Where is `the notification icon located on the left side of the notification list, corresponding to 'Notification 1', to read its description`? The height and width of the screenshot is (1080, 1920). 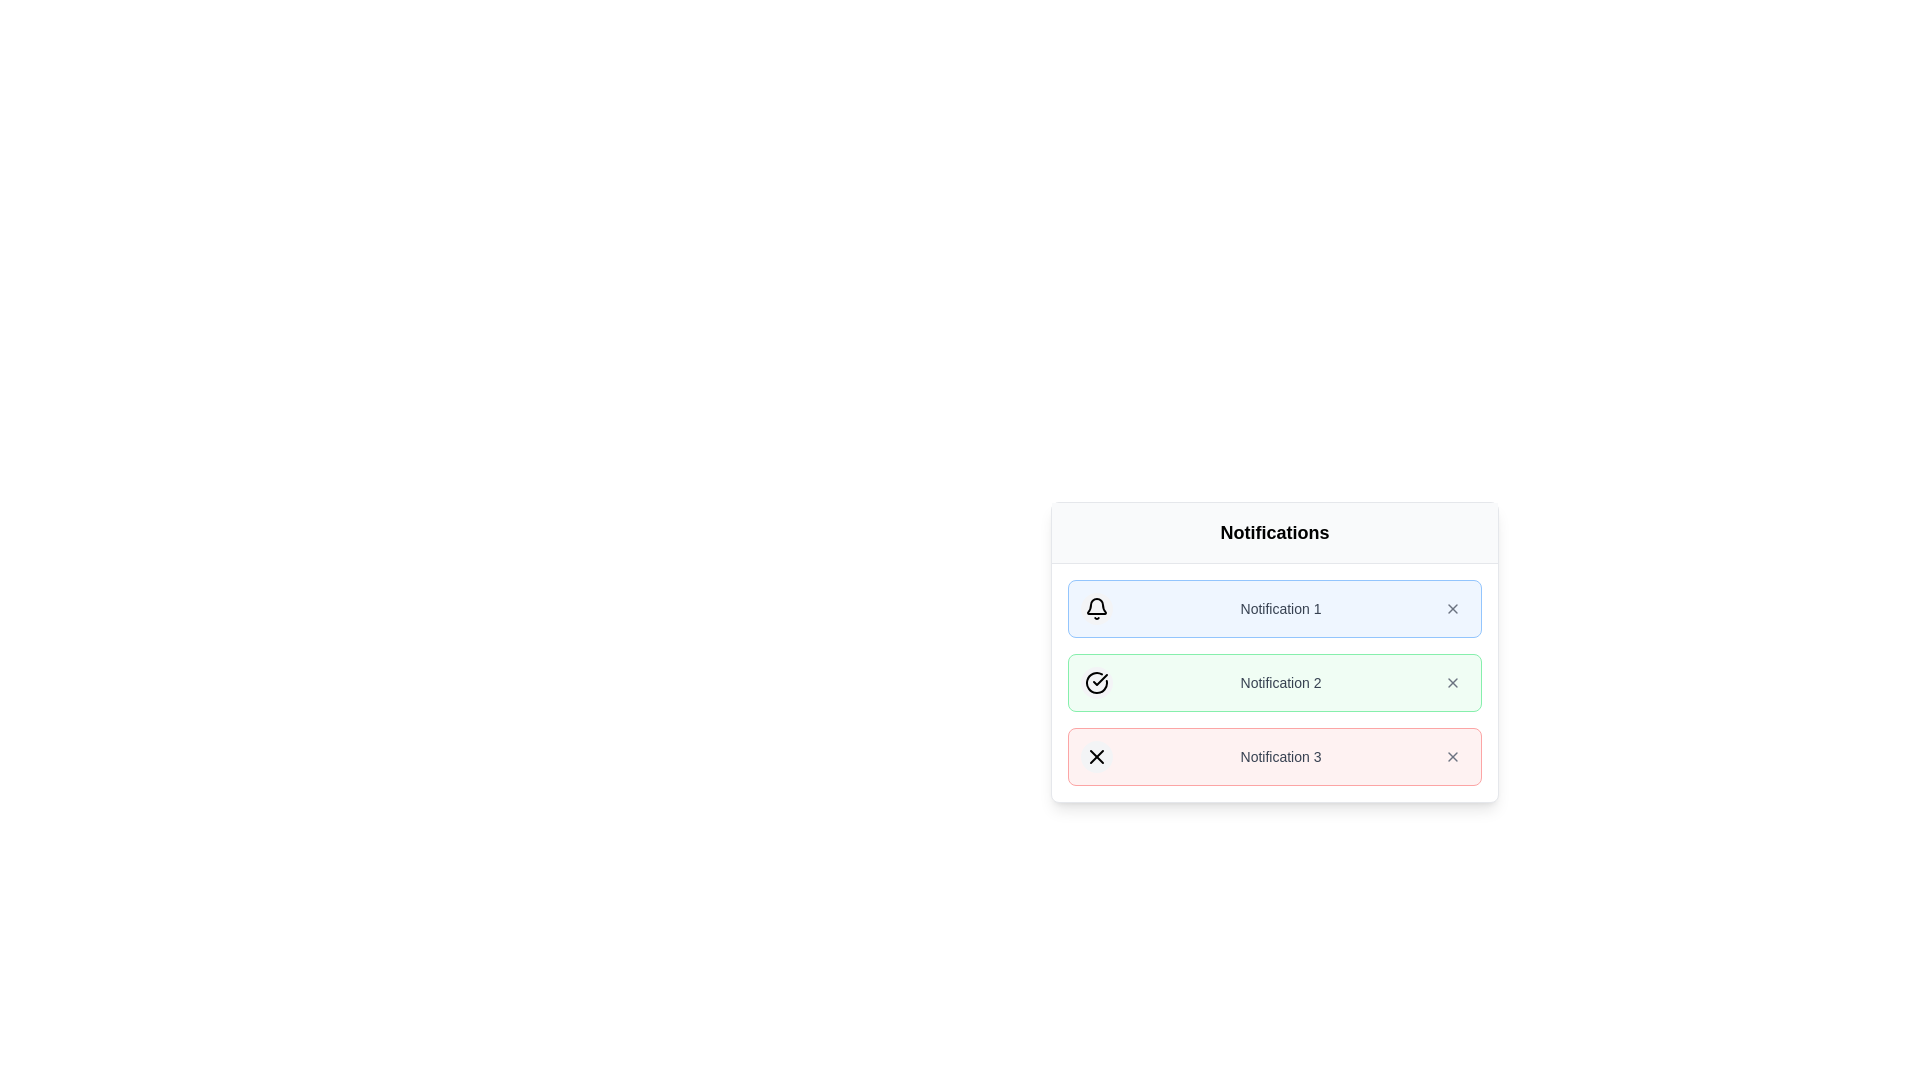
the notification icon located on the left side of the notification list, corresponding to 'Notification 1', to read its description is located at coordinates (1096, 608).